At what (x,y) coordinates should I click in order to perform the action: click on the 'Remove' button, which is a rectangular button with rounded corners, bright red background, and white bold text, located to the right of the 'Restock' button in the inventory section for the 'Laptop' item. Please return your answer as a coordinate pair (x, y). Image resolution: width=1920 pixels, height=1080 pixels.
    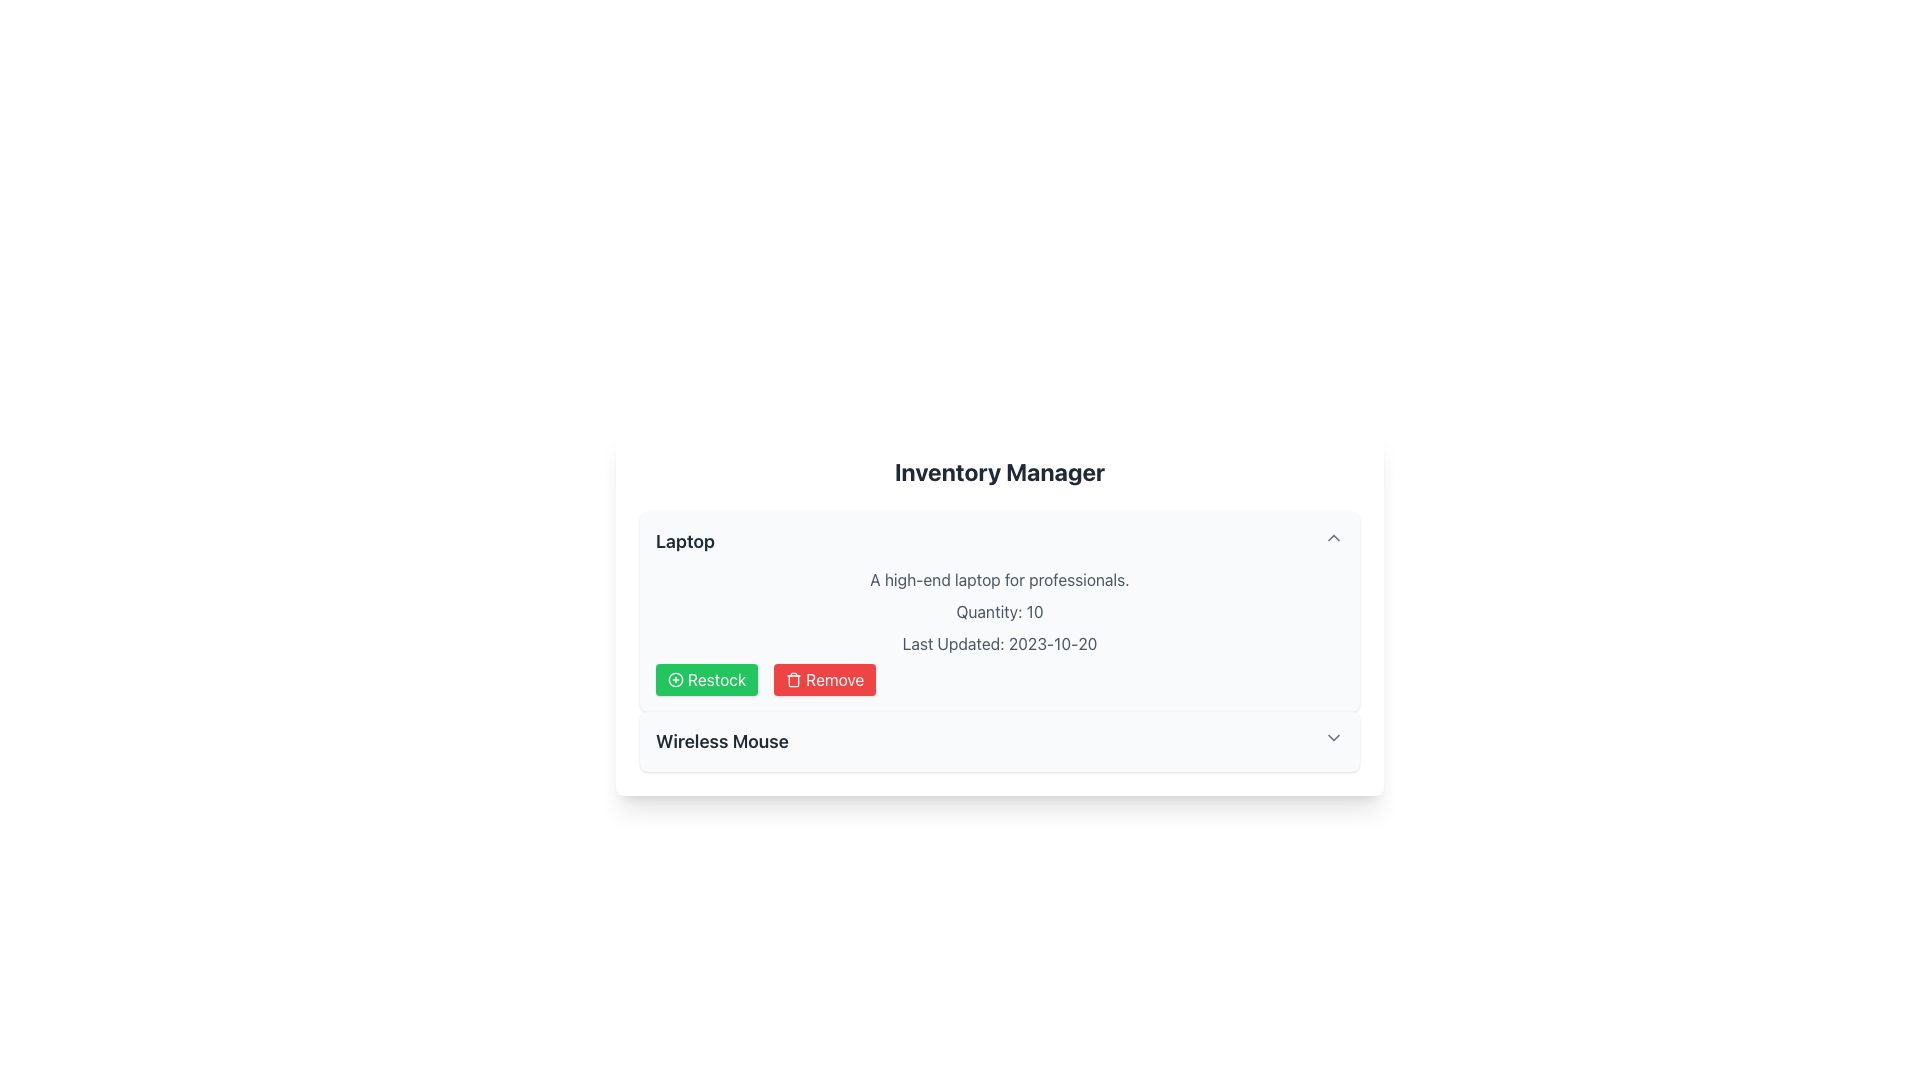
    Looking at the image, I should click on (825, 678).